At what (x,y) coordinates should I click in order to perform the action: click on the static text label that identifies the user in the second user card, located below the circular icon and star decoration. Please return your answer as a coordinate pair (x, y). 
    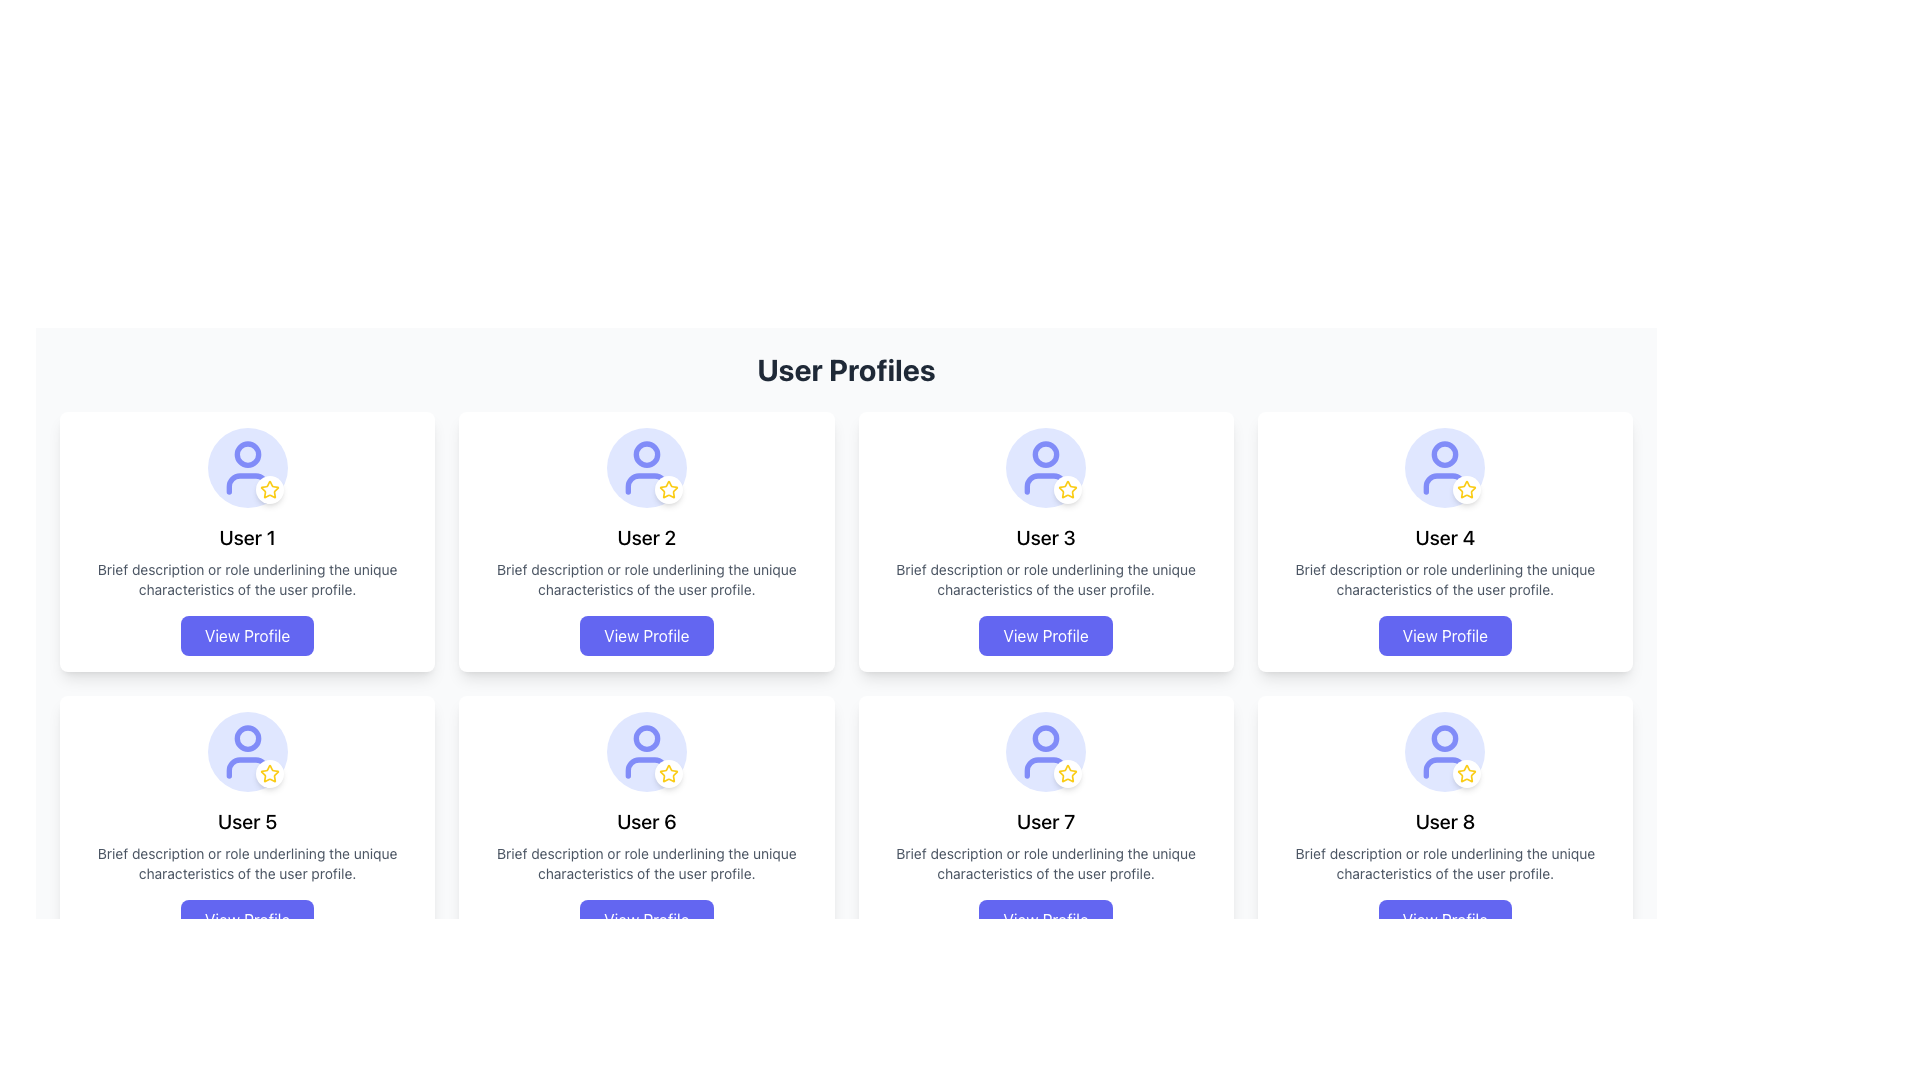
    Looking at the image, I should click on (646, 536).